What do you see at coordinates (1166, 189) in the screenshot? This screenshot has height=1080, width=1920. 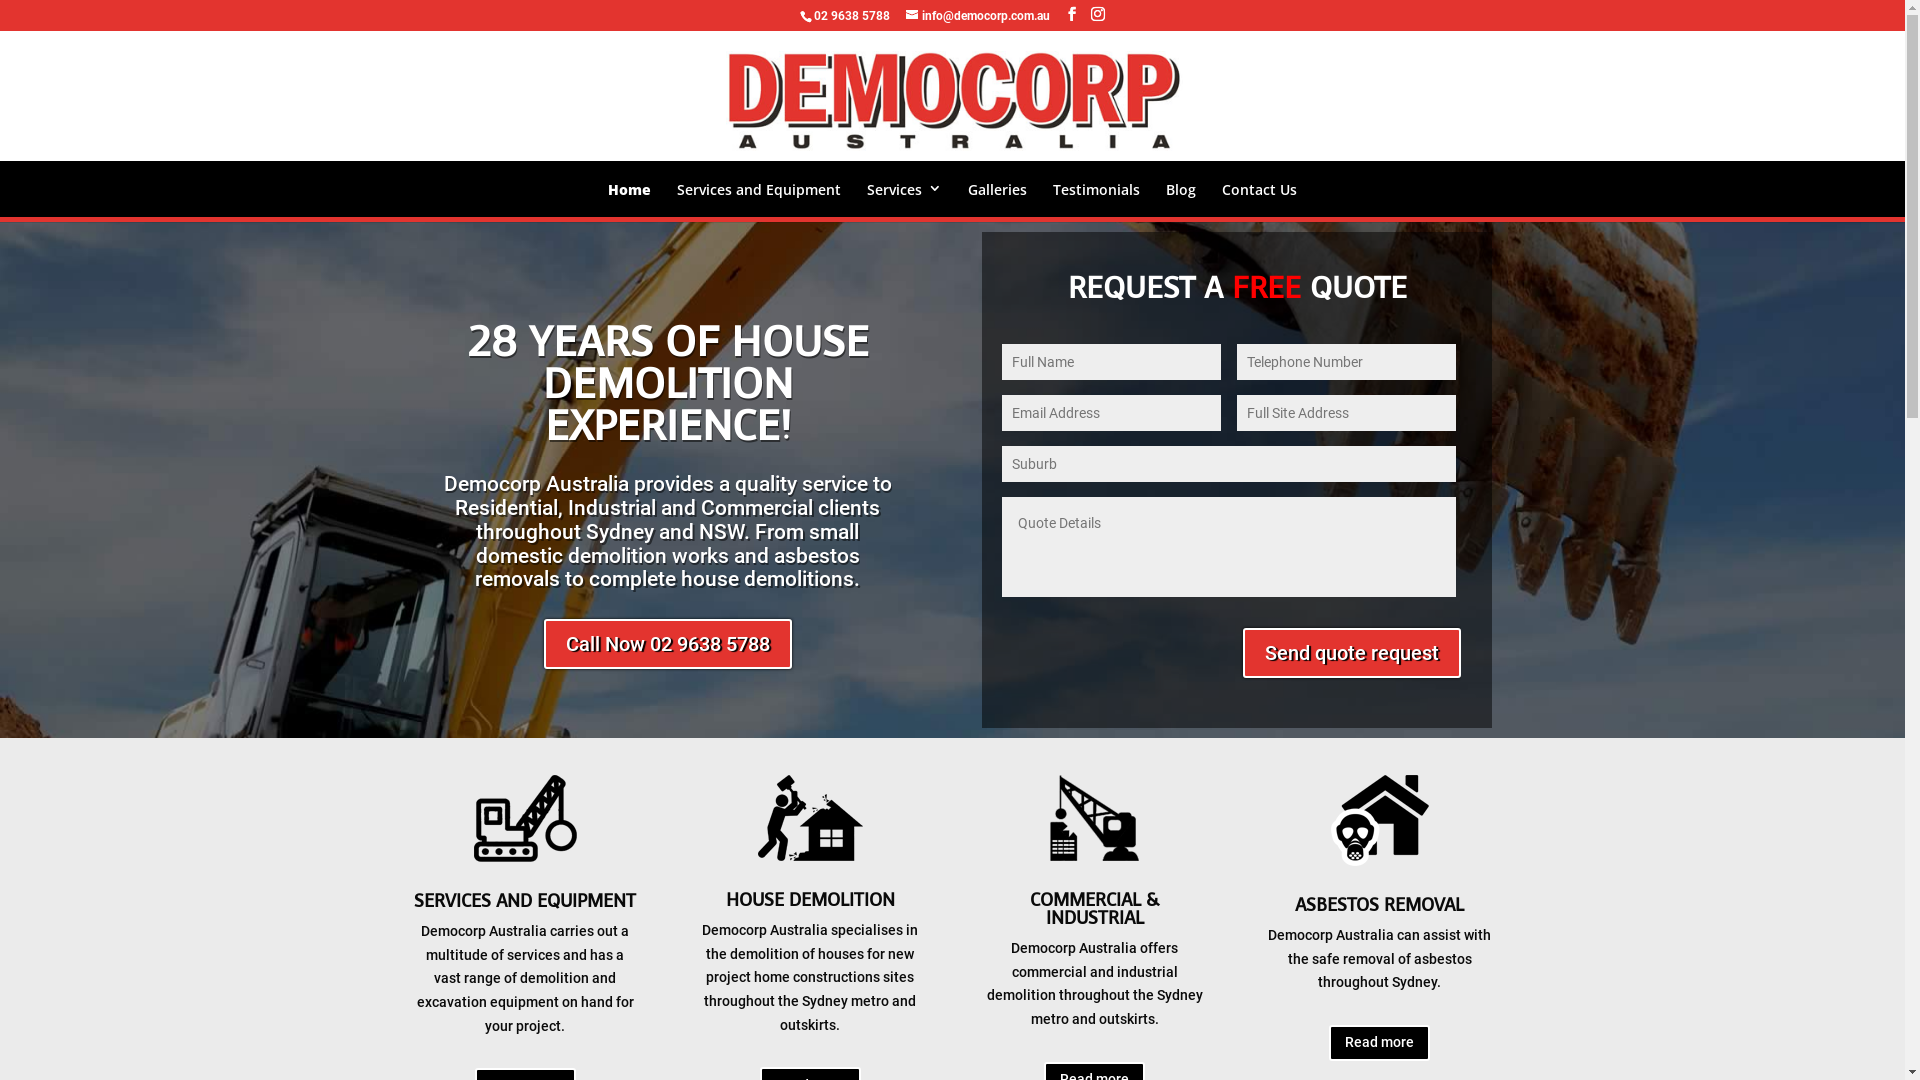 I see `'Blog'` at bounding box center [1166, 189].